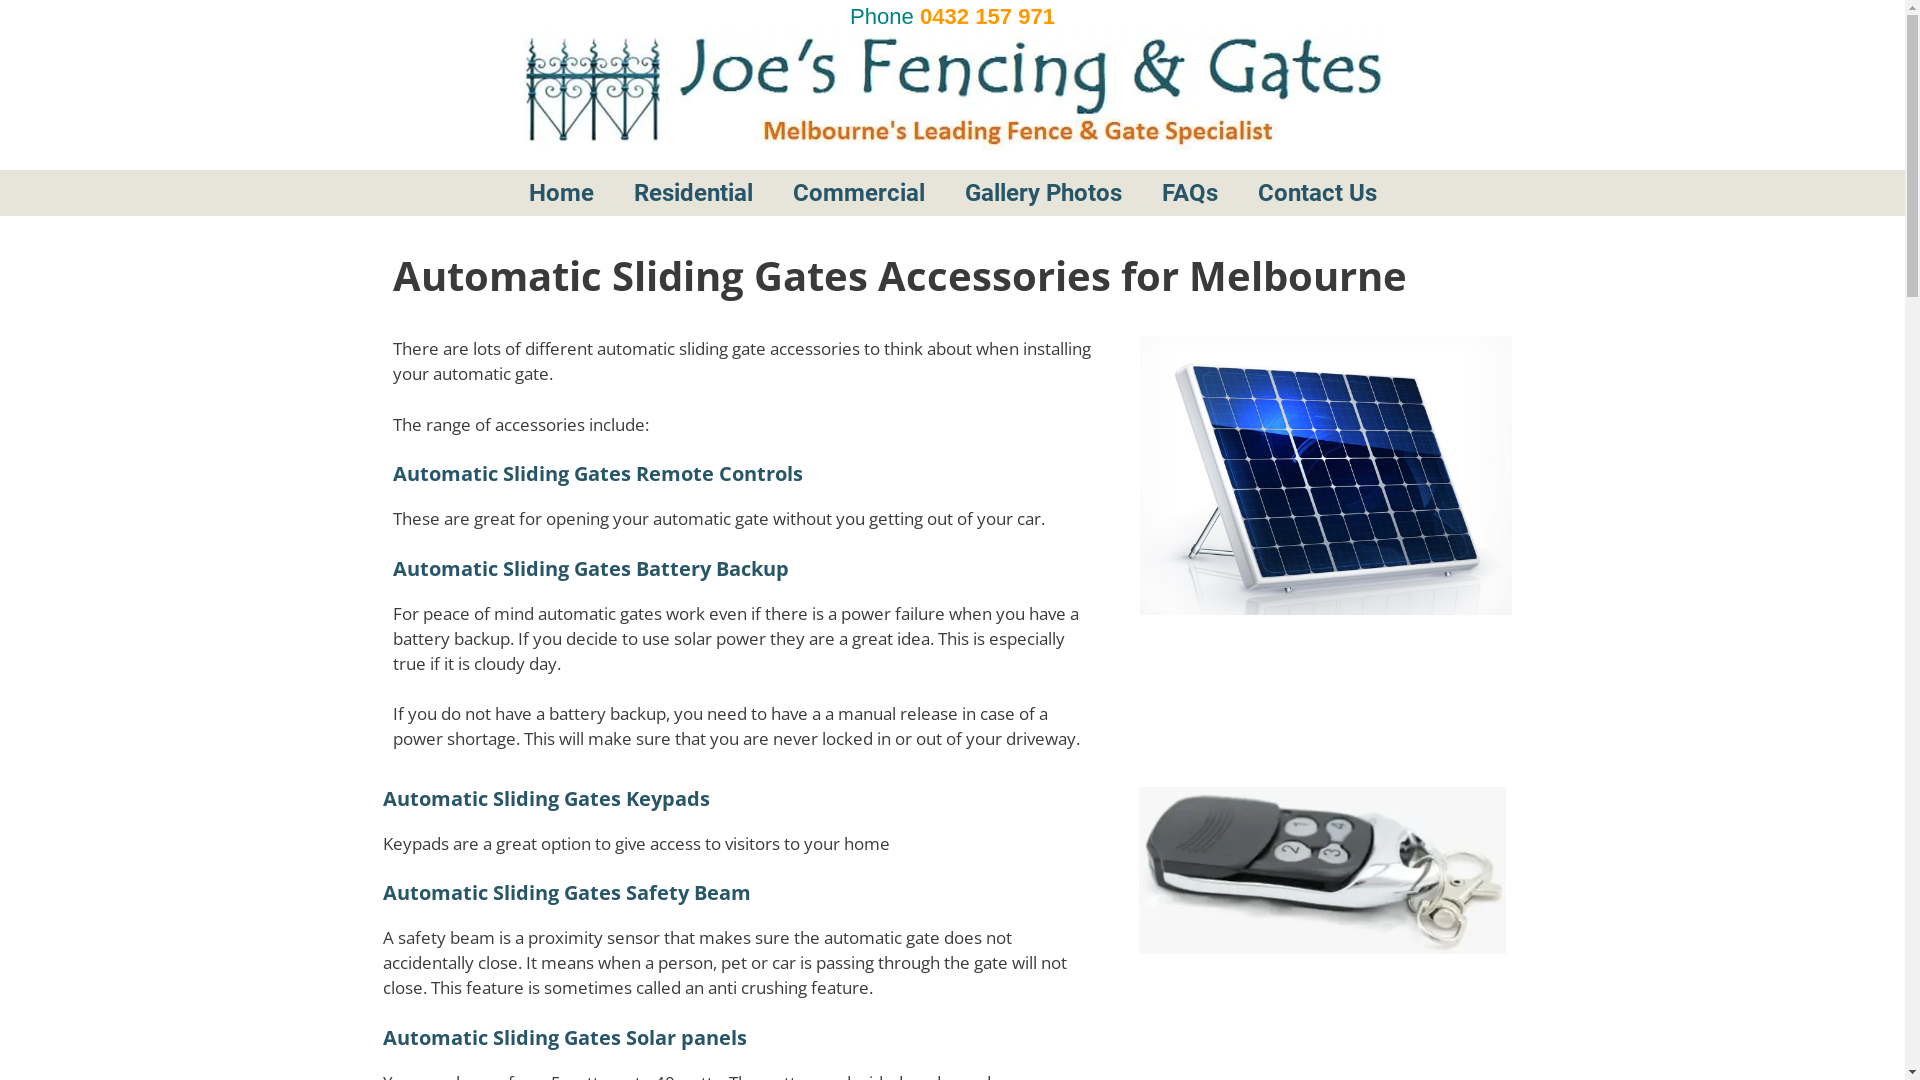  What do you see at coordinates (1229, 192) in the screenshot?
I see `'FAQs'` at bounding box center [1229, 192].